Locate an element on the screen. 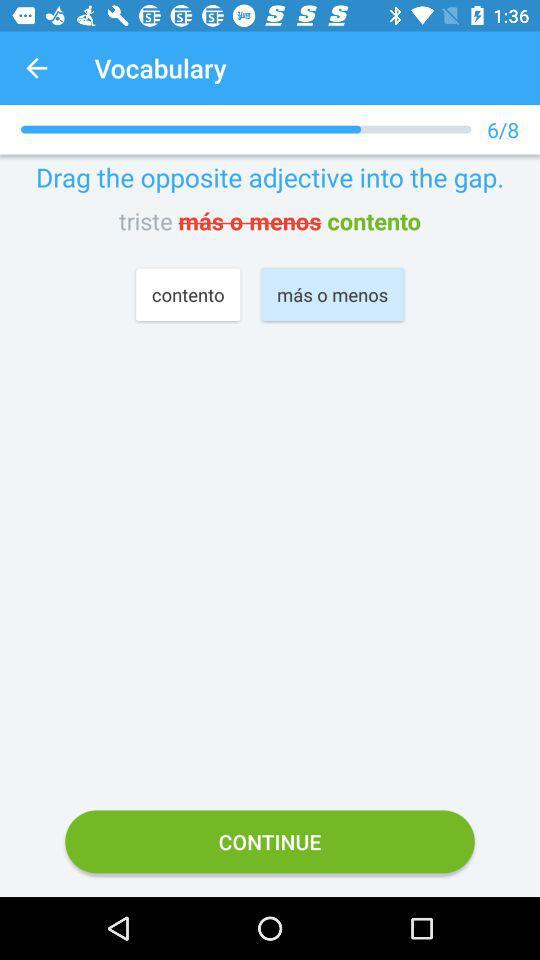  item next to vocabulary is located at coordinates (36, 68).